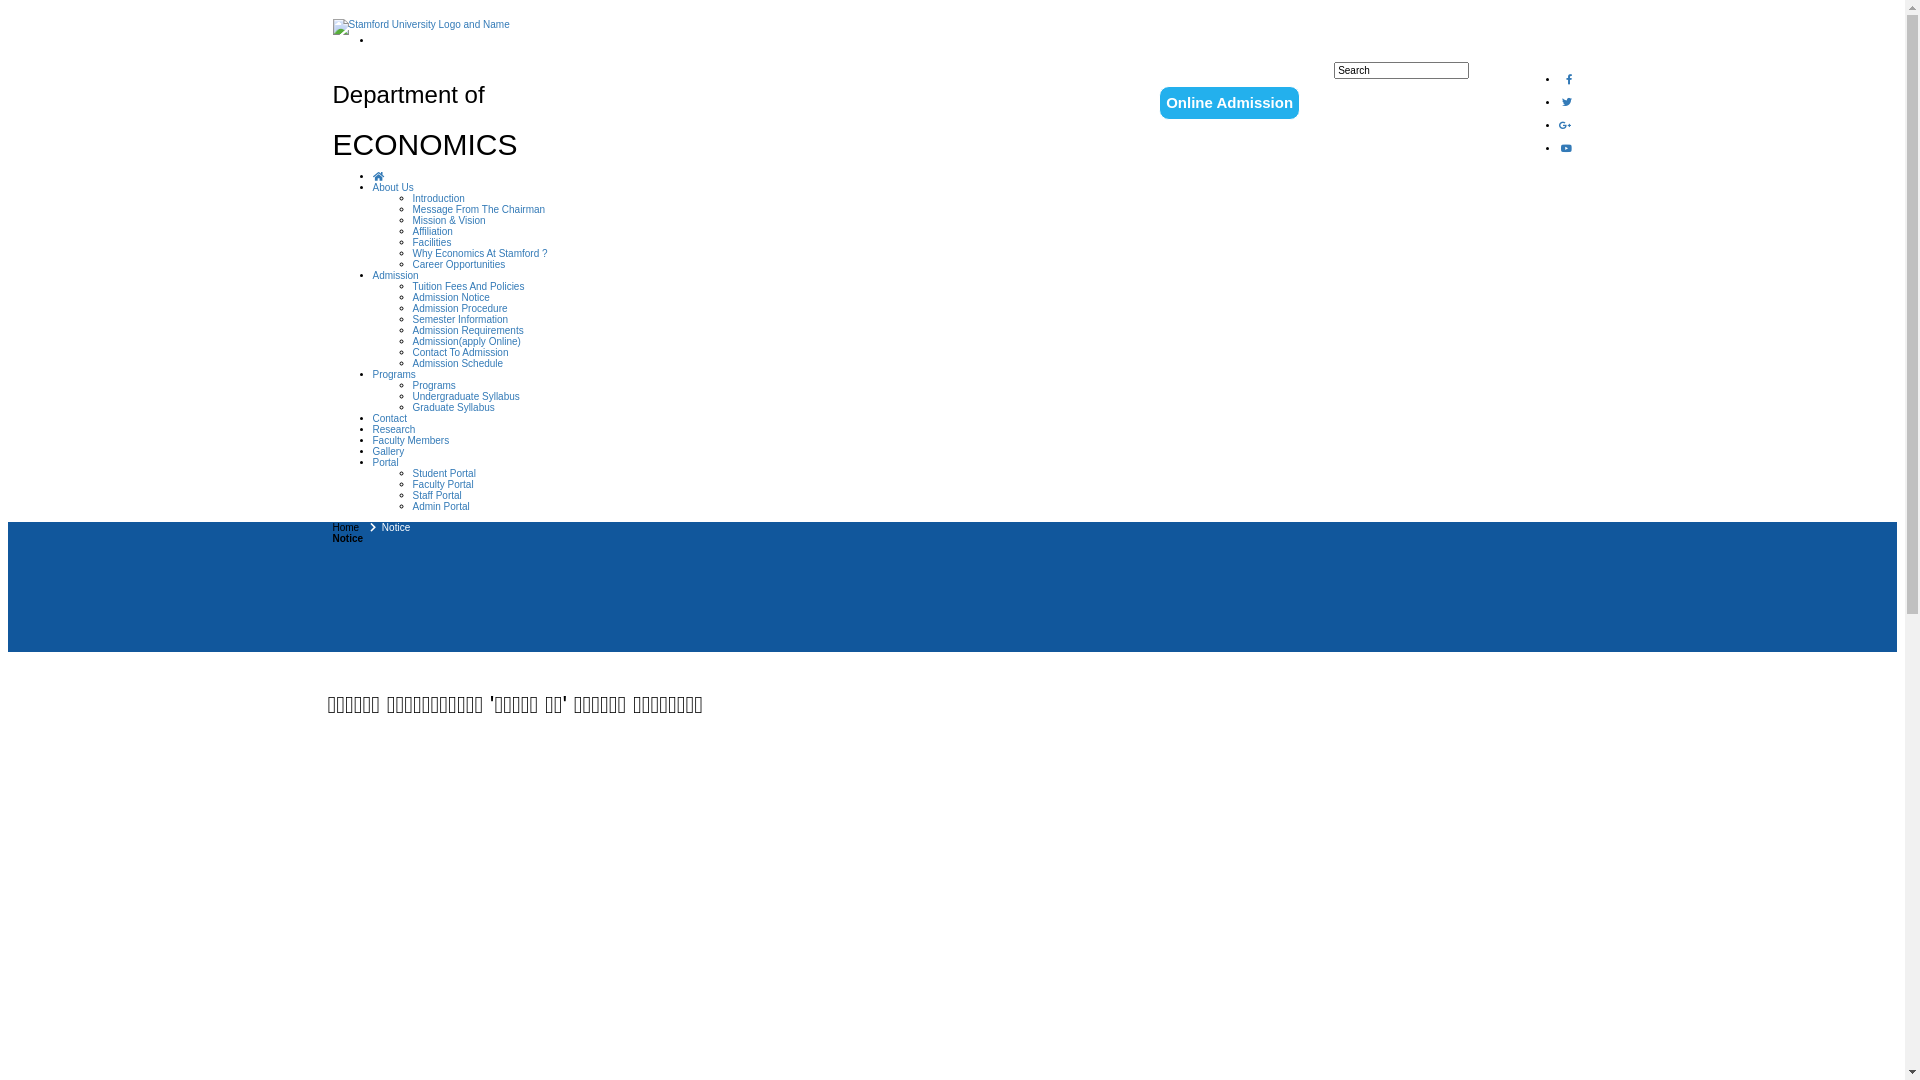  What do you see at coordinates (388, 417) in the screenshot?
I see `'Contact'` at bounding box center [388, 417].